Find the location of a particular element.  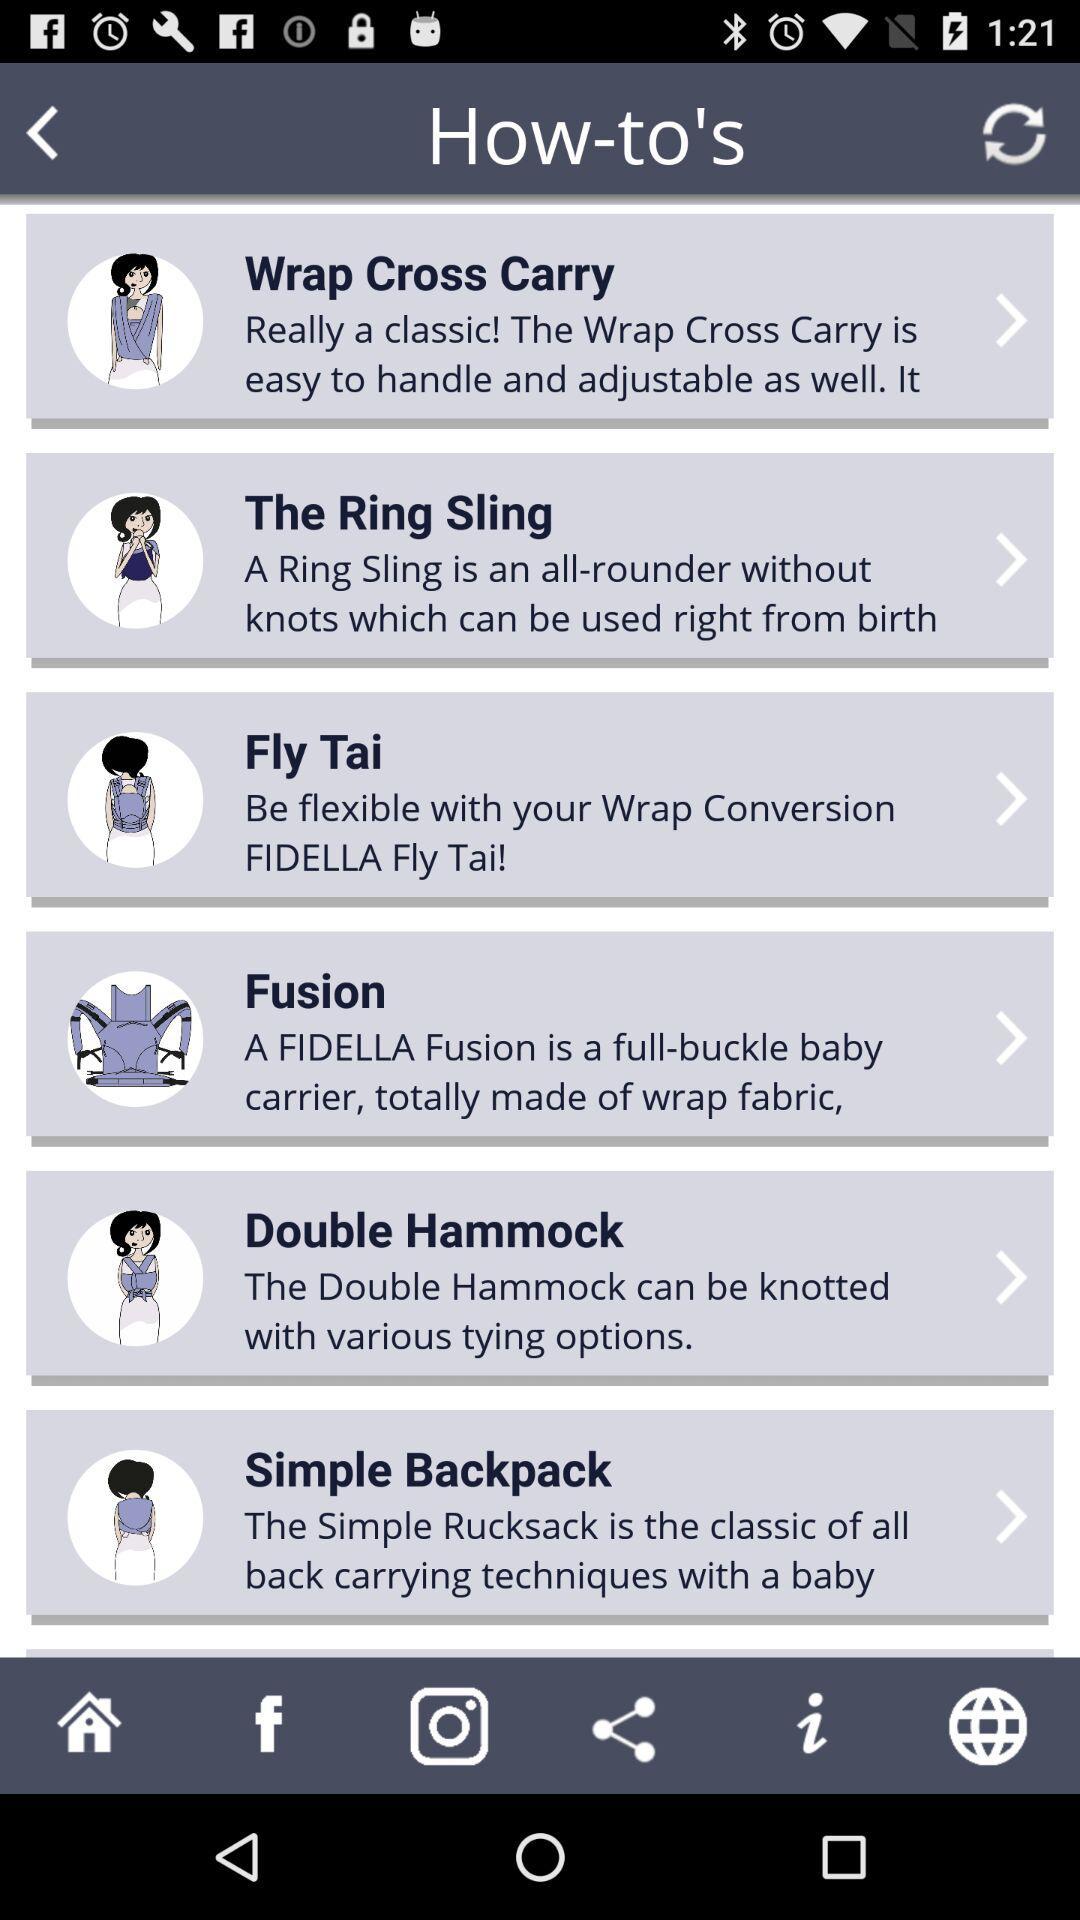

the globe icon is located at coordinates (990, 1846).